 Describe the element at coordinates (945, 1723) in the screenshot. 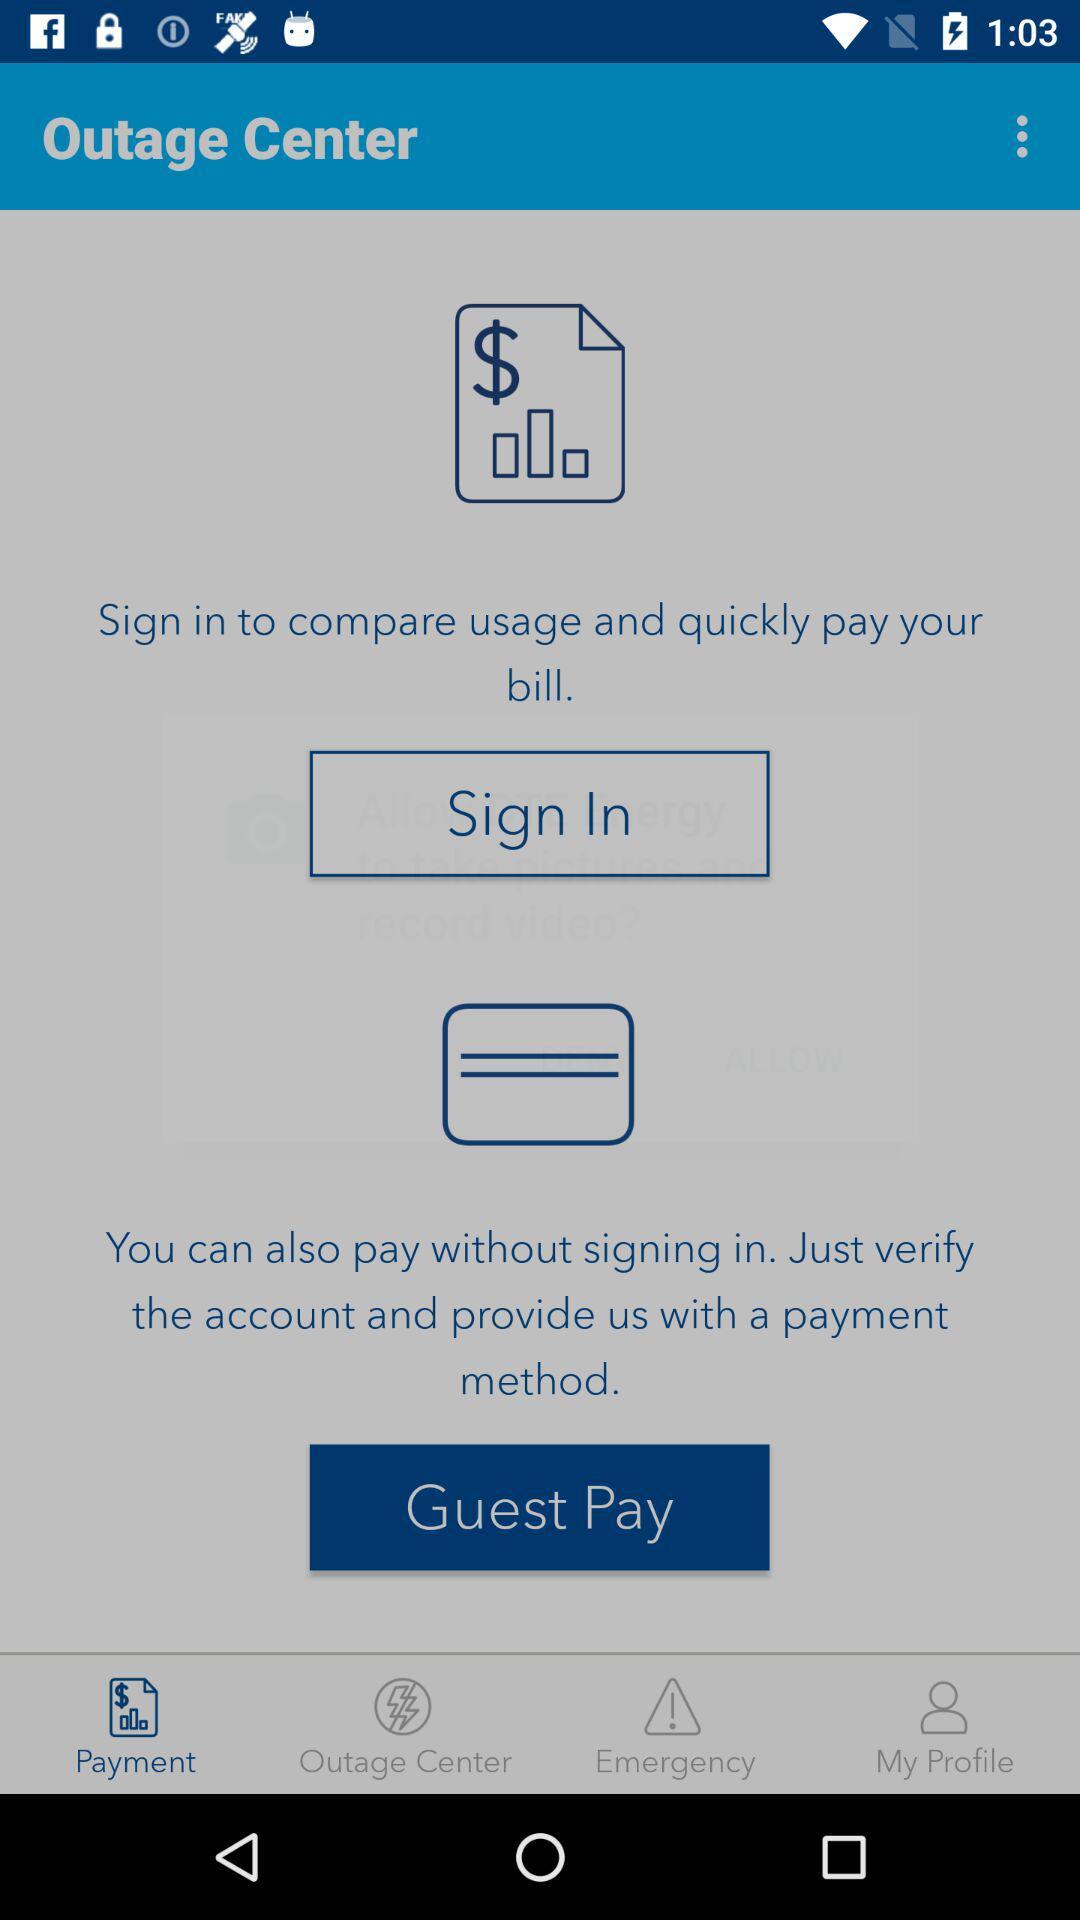

I see `my profile icon` at that location.